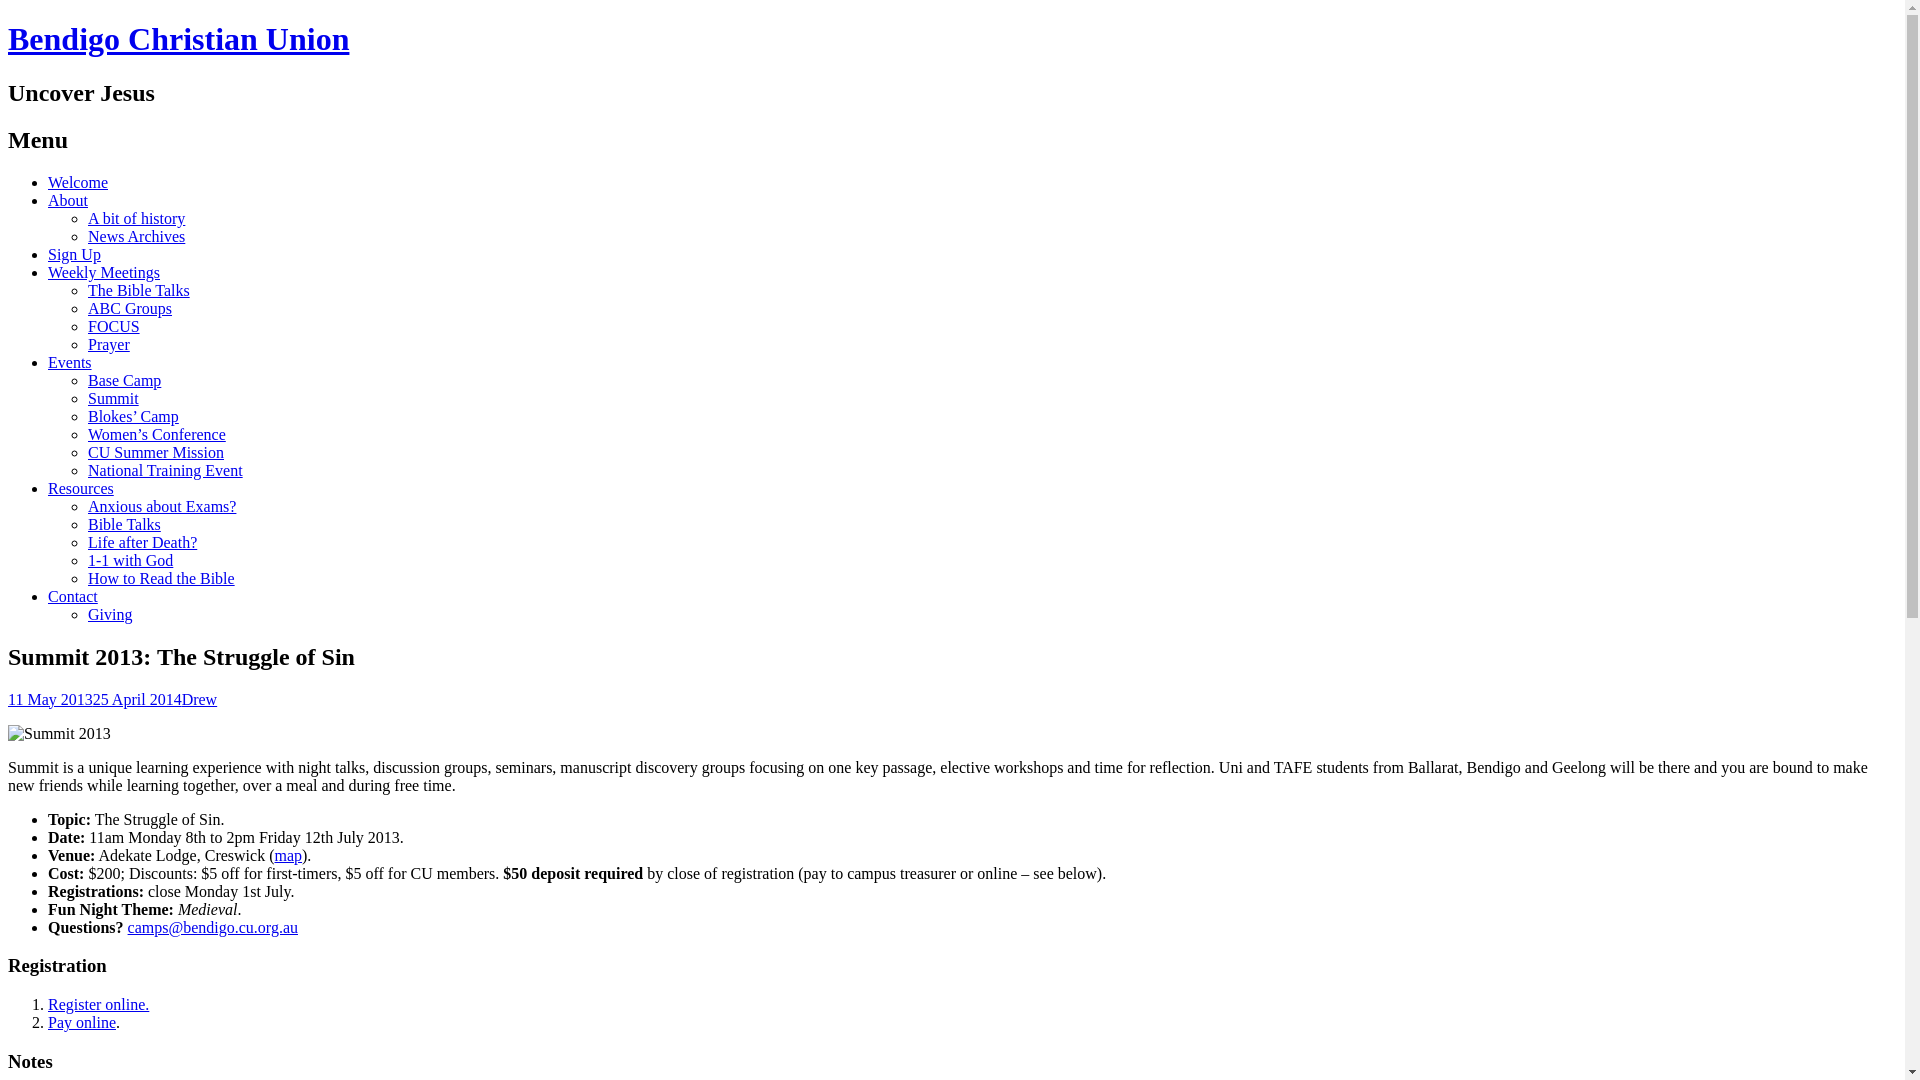 This screenshot has height=1080, width=1920. Describe the element at coordinates (109, 613) in the screenshot. I see `'Giving'` at that location.